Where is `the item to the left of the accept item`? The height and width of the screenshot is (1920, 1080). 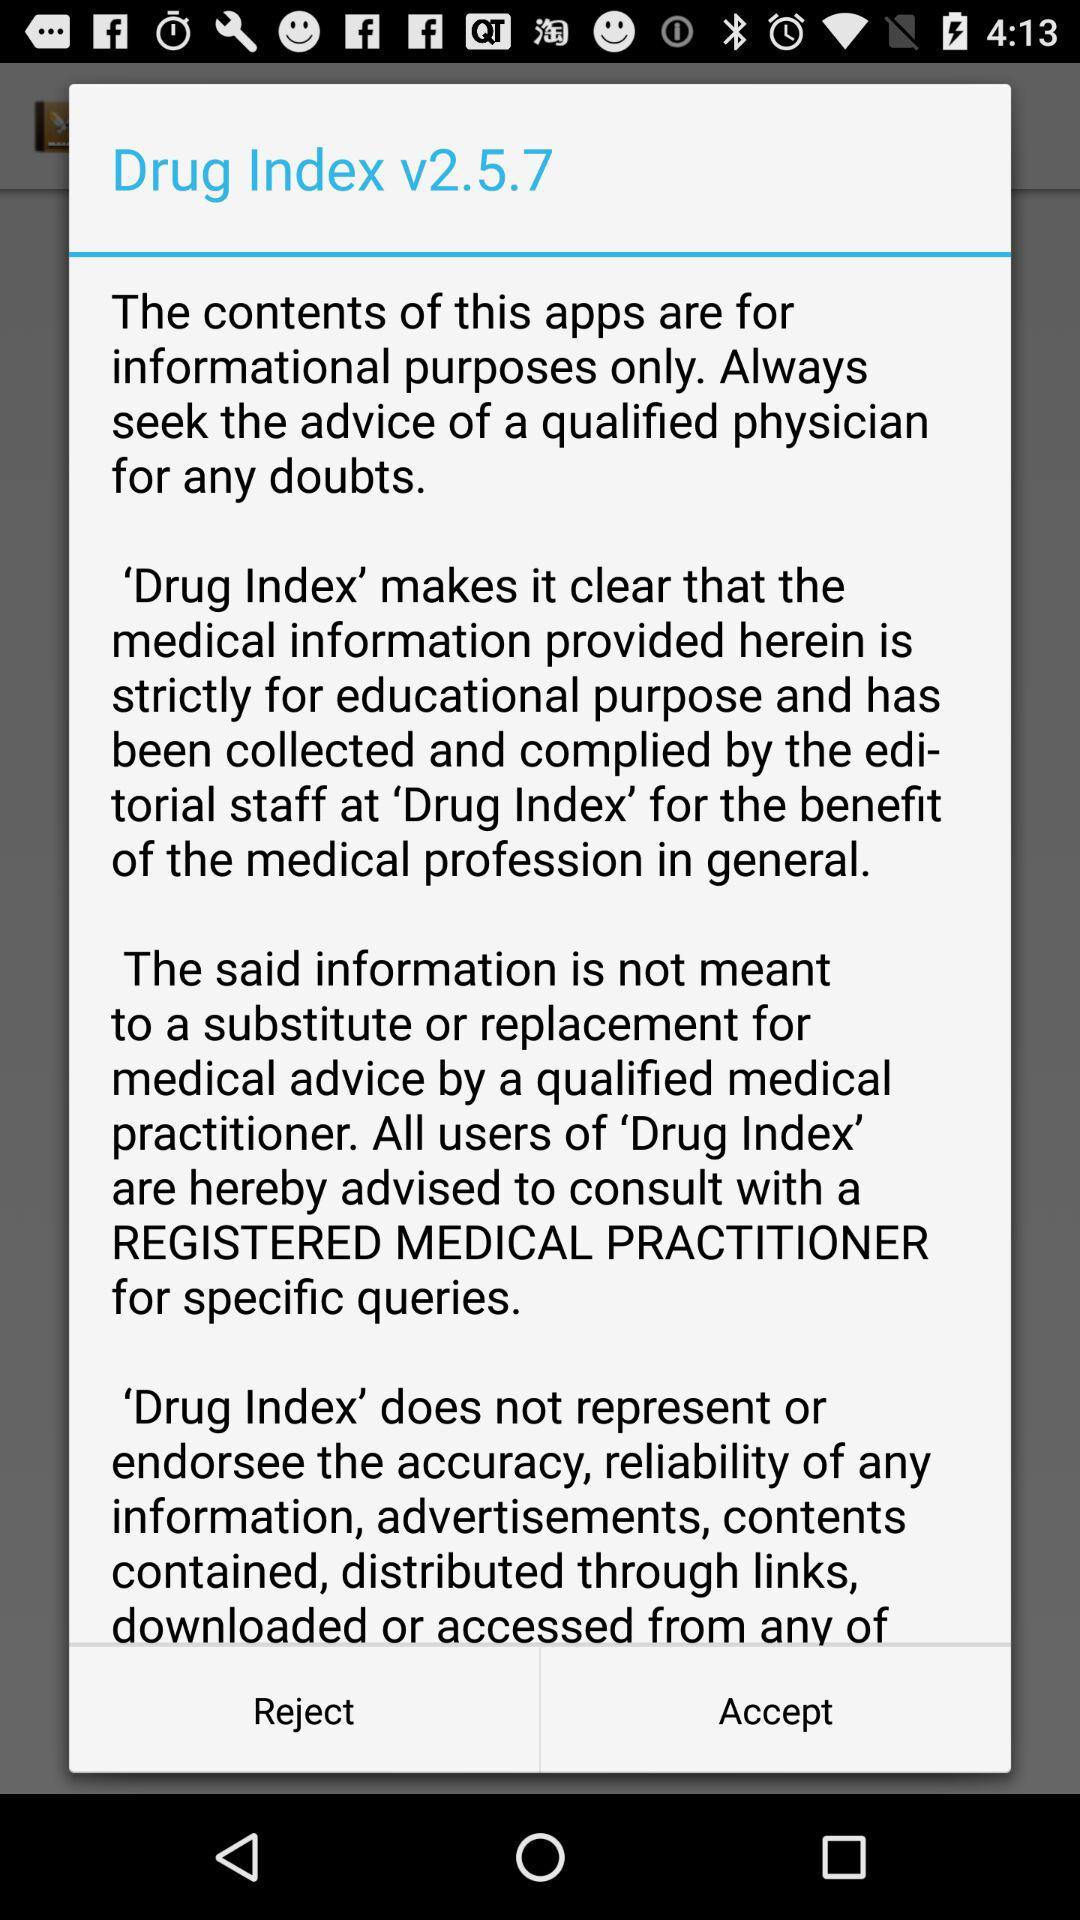 the item to the left of the accept item is located at coordinates (304, 1708).